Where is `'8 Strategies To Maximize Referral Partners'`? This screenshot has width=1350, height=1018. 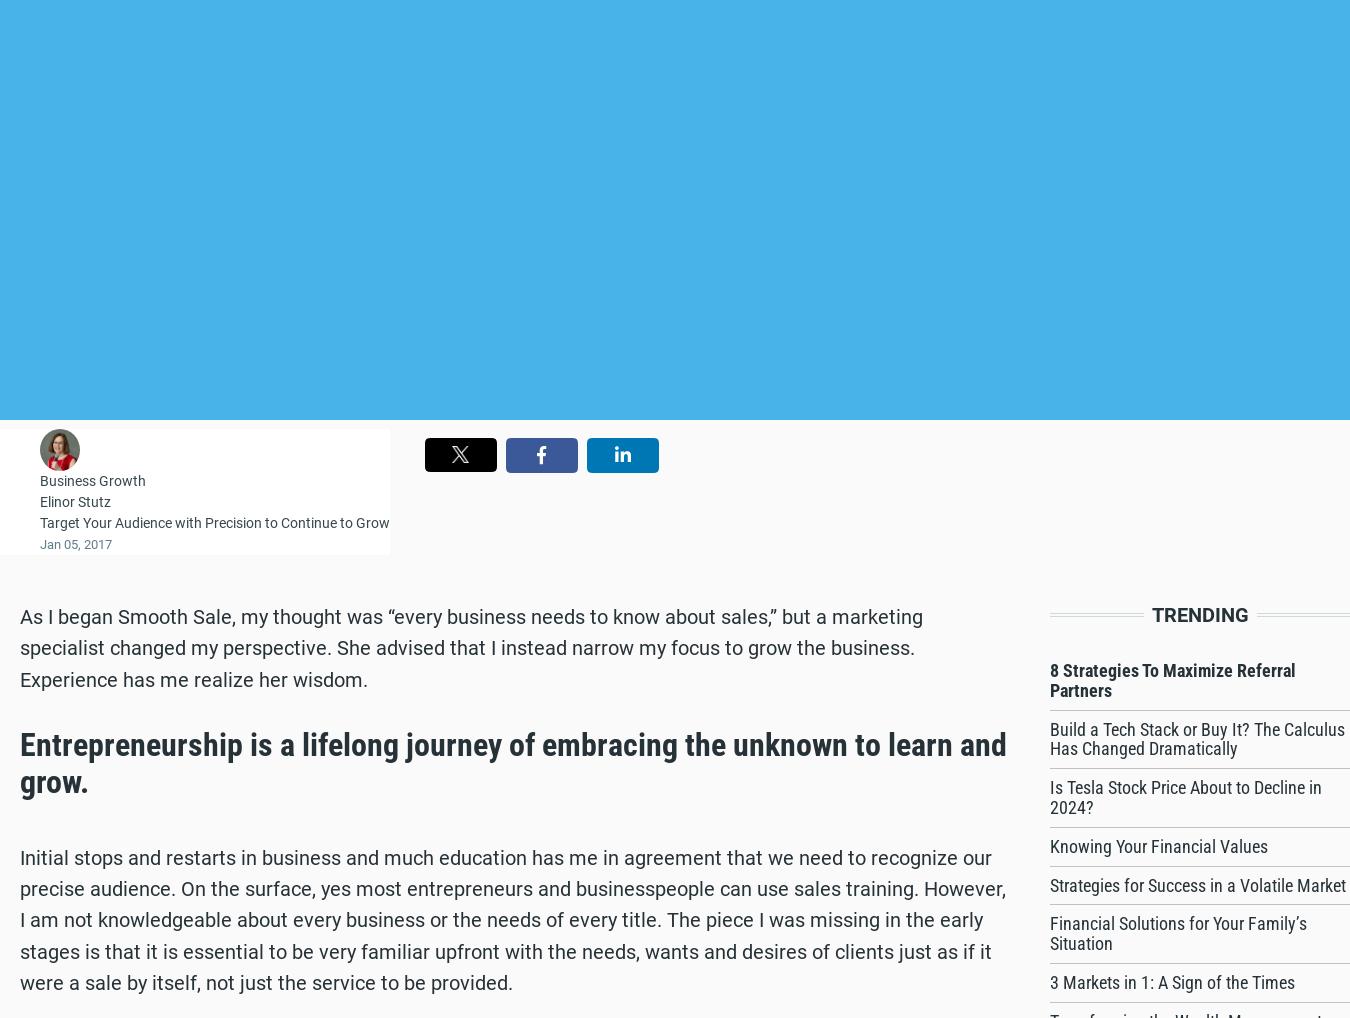
'8 Strategies To Maximize Referral Partners' is located at coordinates (1050, 680).